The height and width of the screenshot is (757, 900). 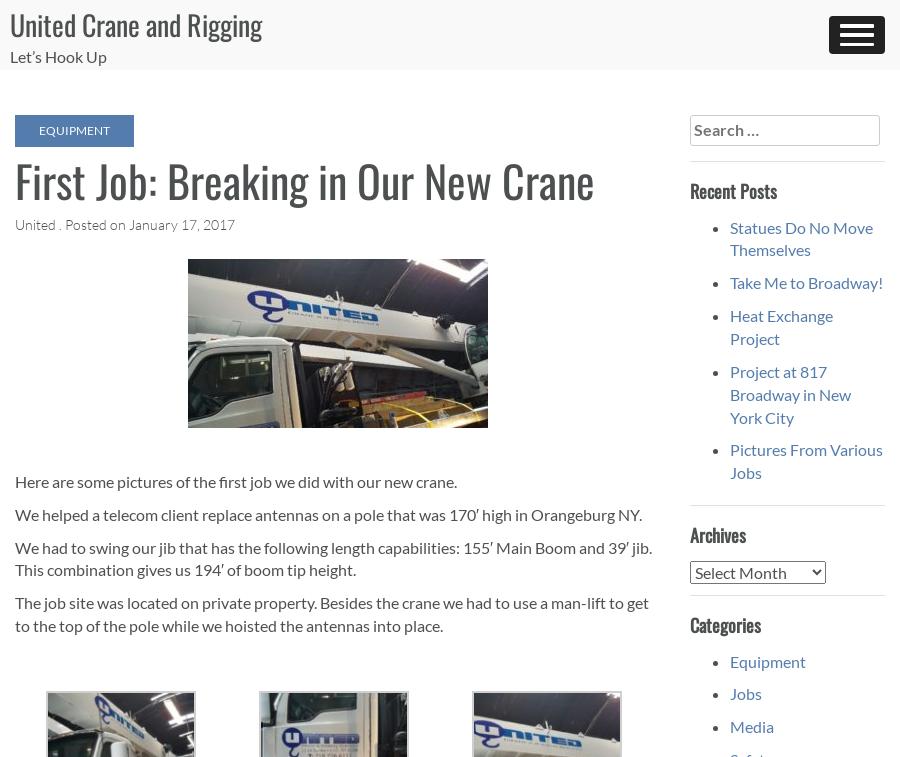 What do you see at coordinates (806, 281) in the screenshot?
I see `'Take Me to Broadway!'` at bounding box center [806, 281].